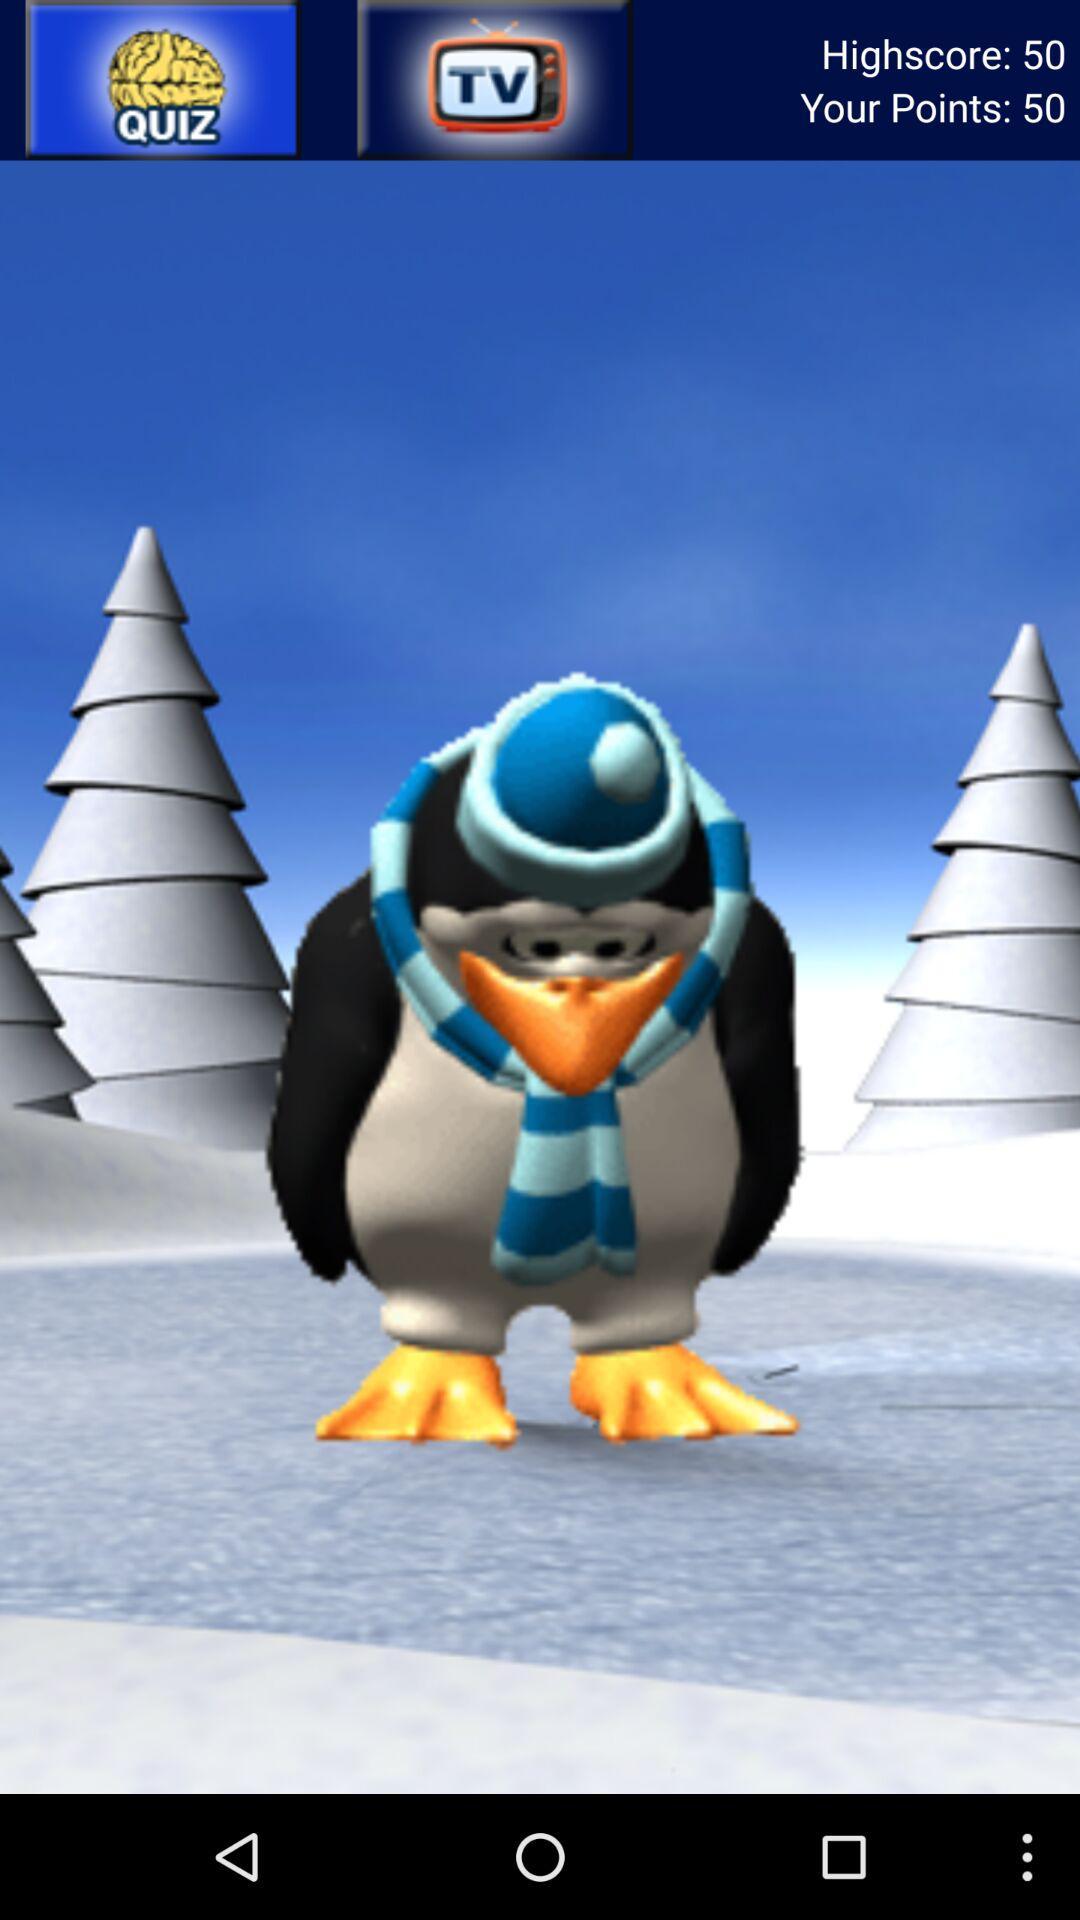 The height and width of the screenshot is (1920, 1080). I want to click on the delete icon, so click(493, 84).